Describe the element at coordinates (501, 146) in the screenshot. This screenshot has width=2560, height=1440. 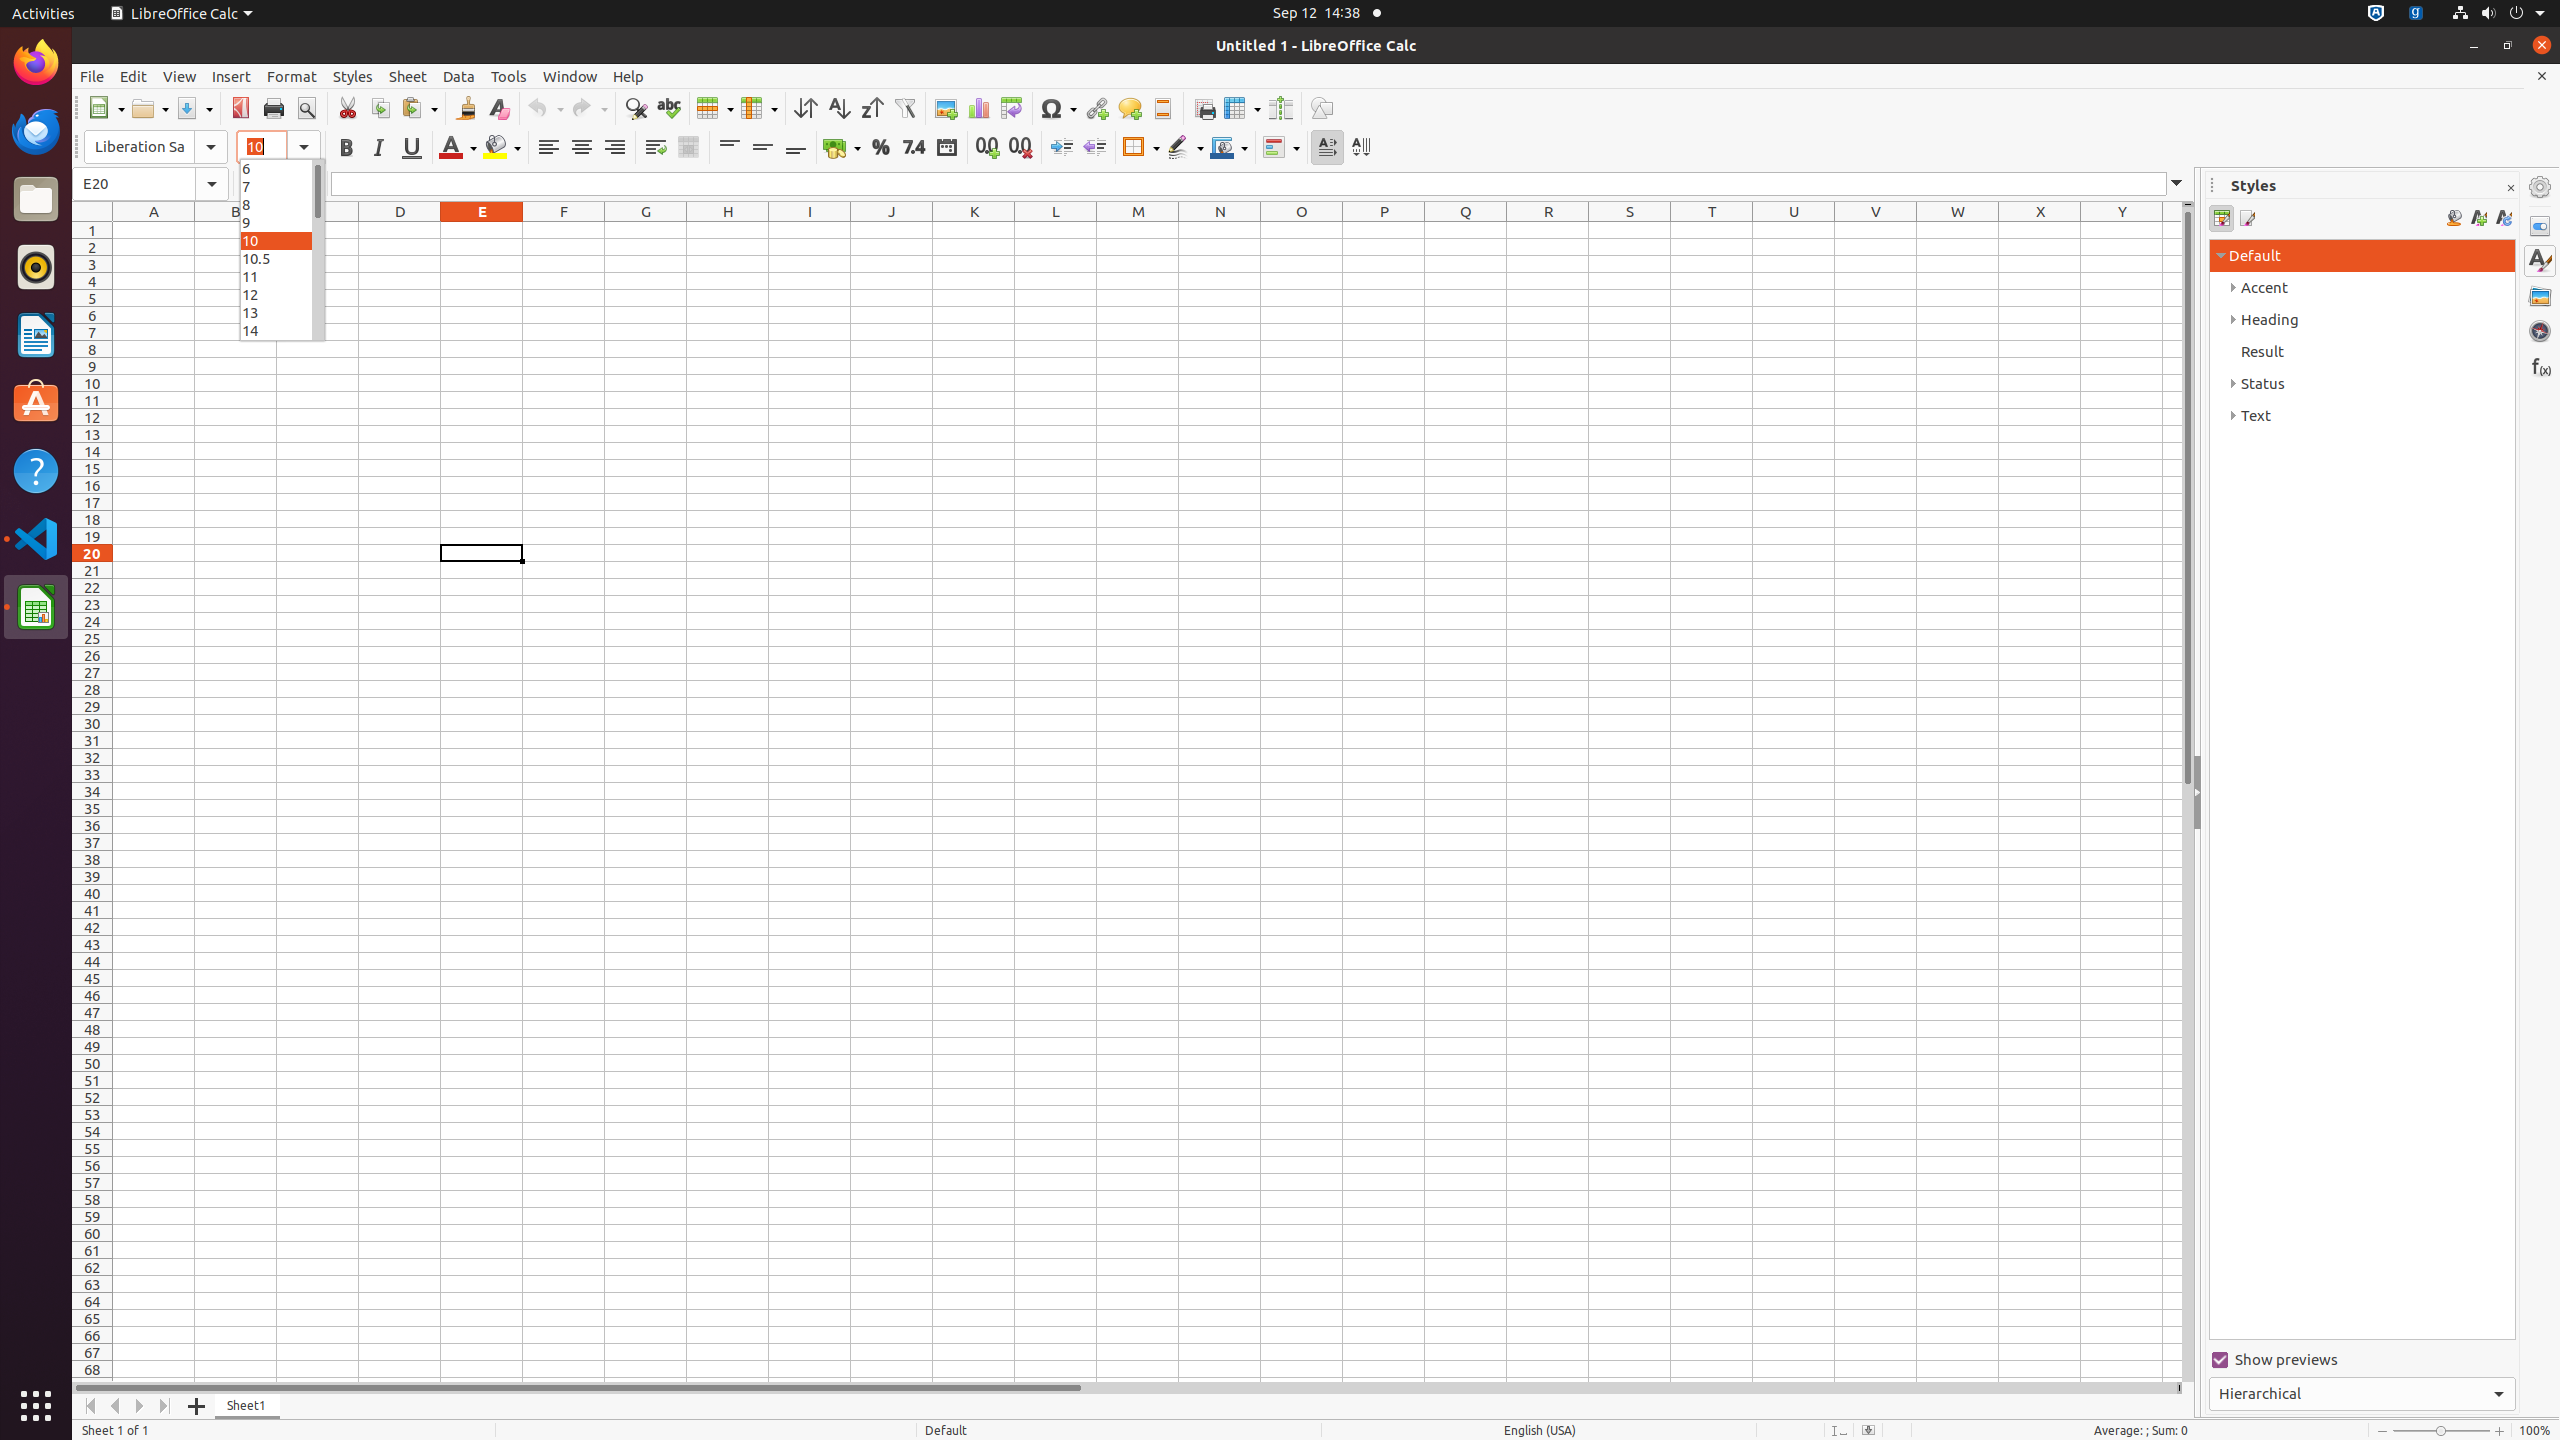
I see `'Background Color'` at that location.